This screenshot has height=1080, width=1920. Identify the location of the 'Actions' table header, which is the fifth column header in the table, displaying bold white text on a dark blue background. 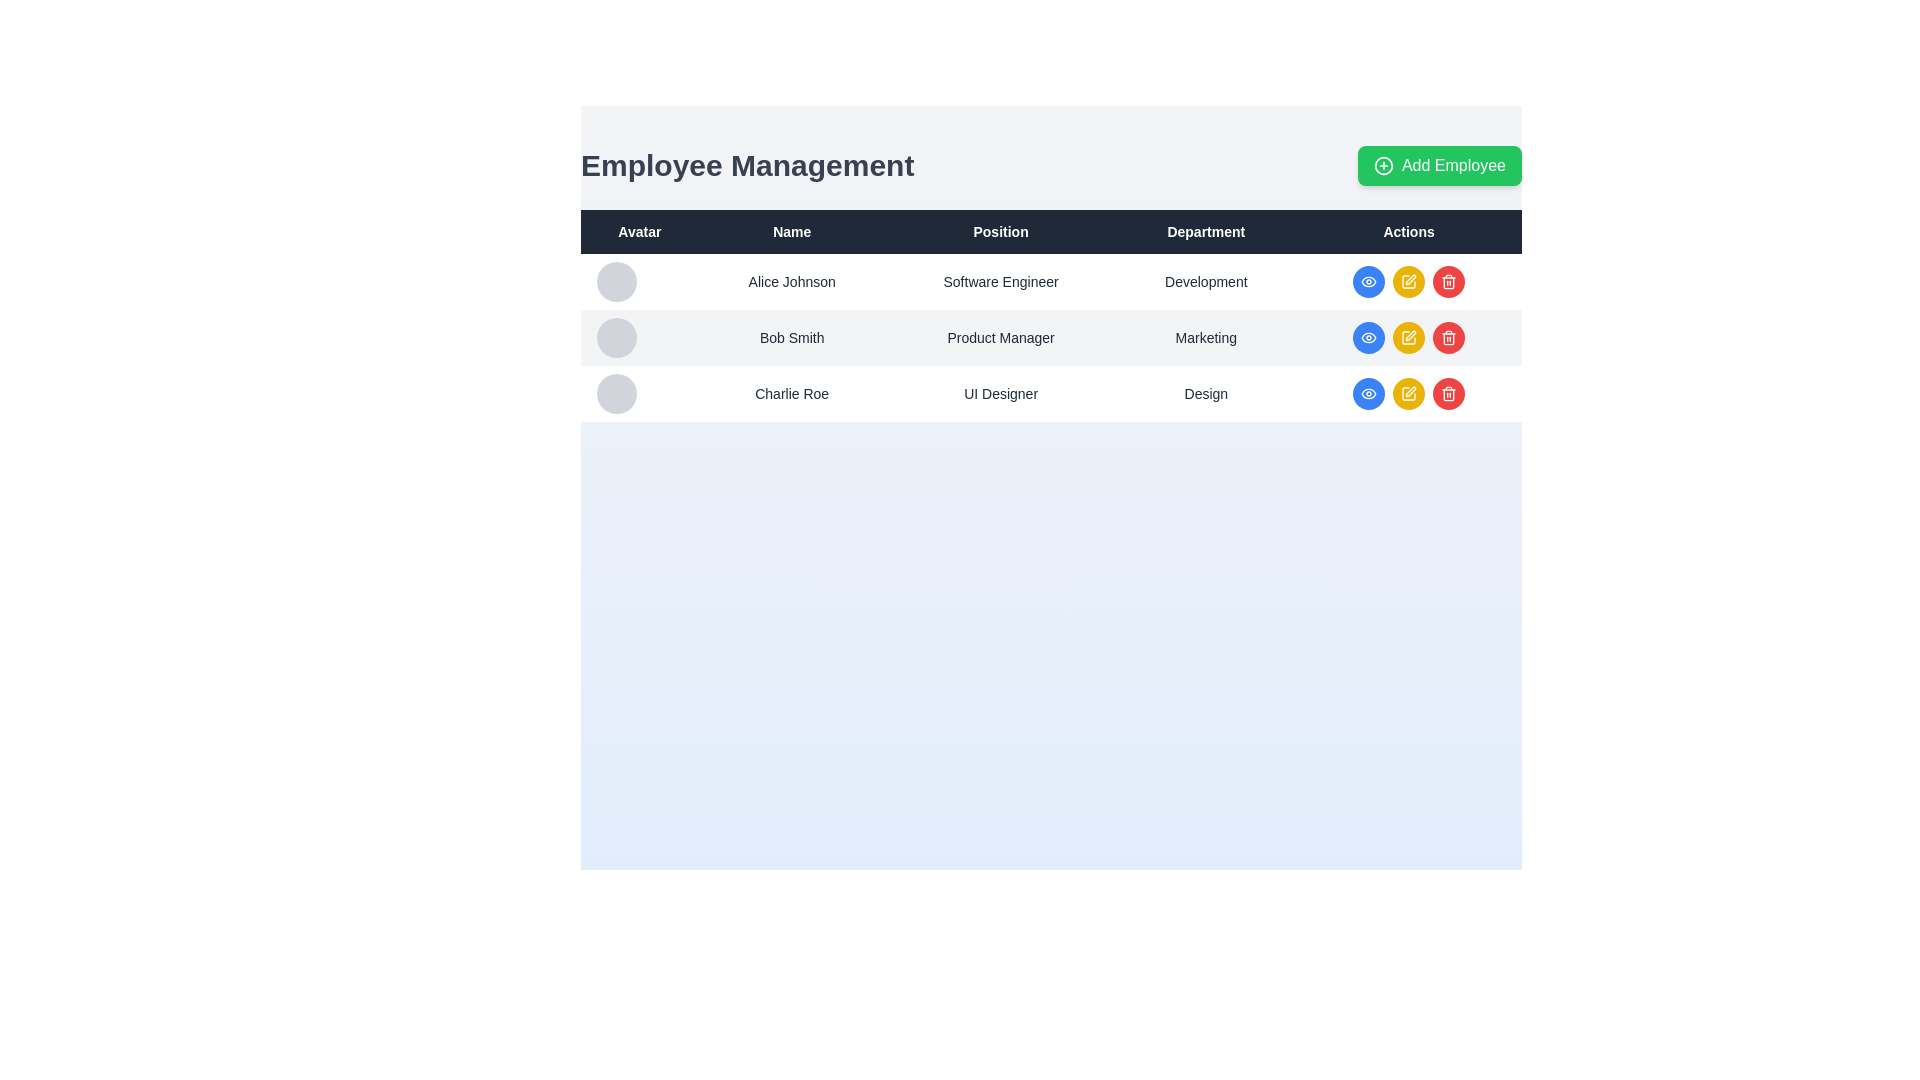
(1408, 230).